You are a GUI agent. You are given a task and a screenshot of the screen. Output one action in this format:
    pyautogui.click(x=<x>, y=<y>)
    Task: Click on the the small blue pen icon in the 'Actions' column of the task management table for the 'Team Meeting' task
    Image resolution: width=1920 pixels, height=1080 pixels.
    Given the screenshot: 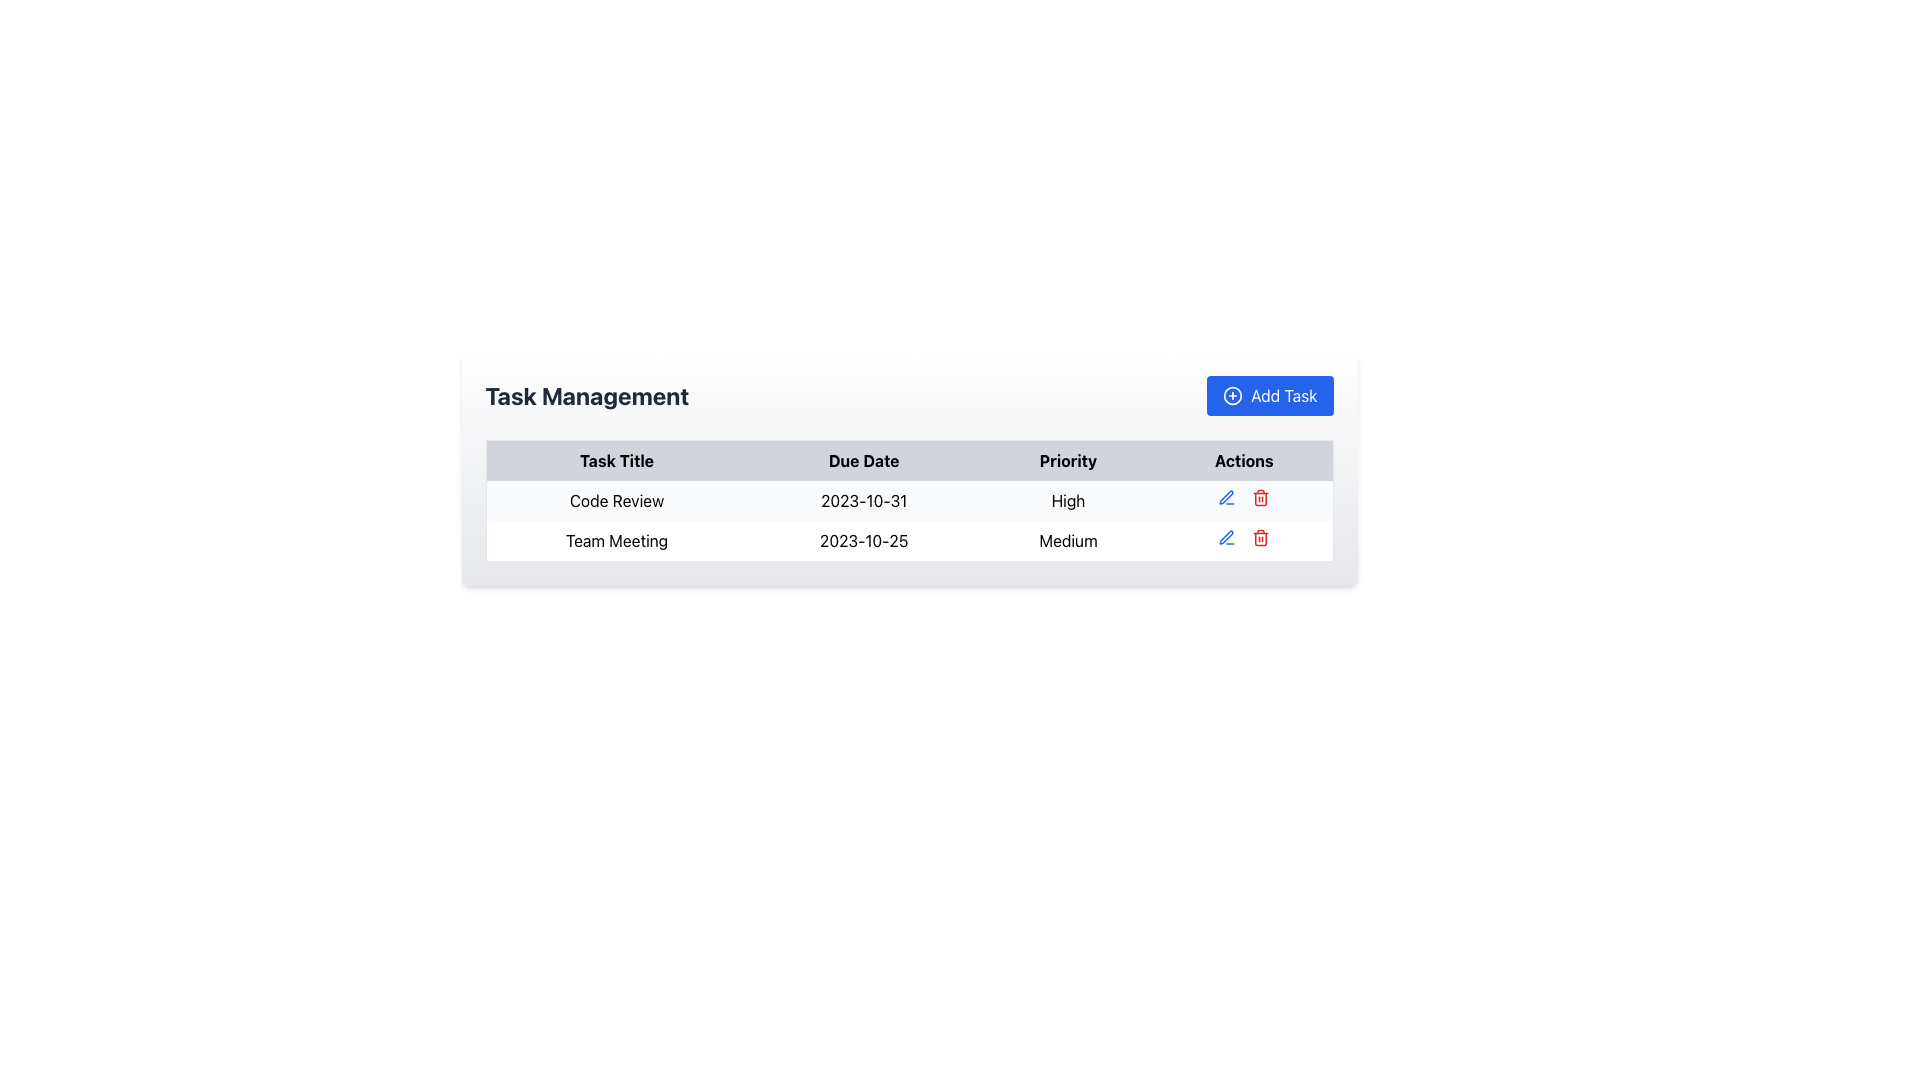 What is the action you would take?
    pyautogui.click(x=1226, y=496)
    